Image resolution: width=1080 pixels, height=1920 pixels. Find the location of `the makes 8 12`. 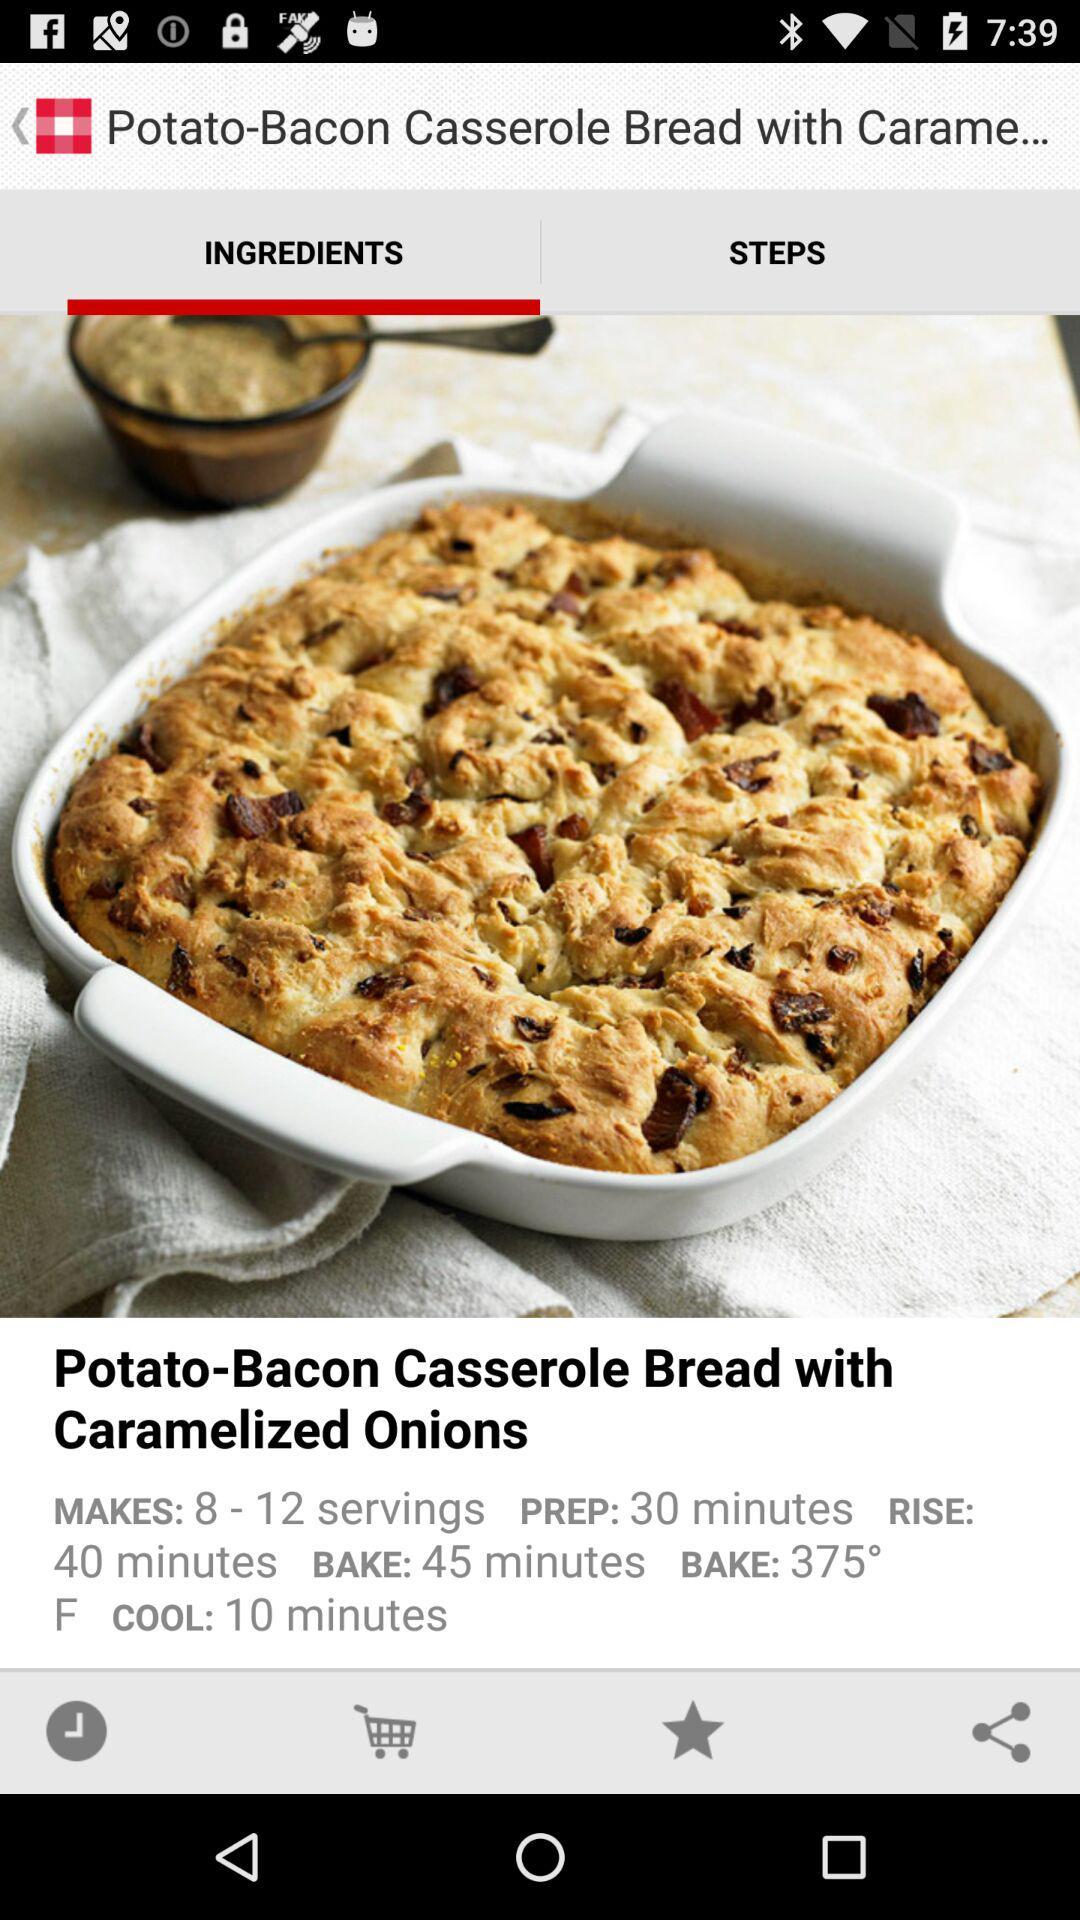

the makes 8 12 is located at coordinates (540, 1551).